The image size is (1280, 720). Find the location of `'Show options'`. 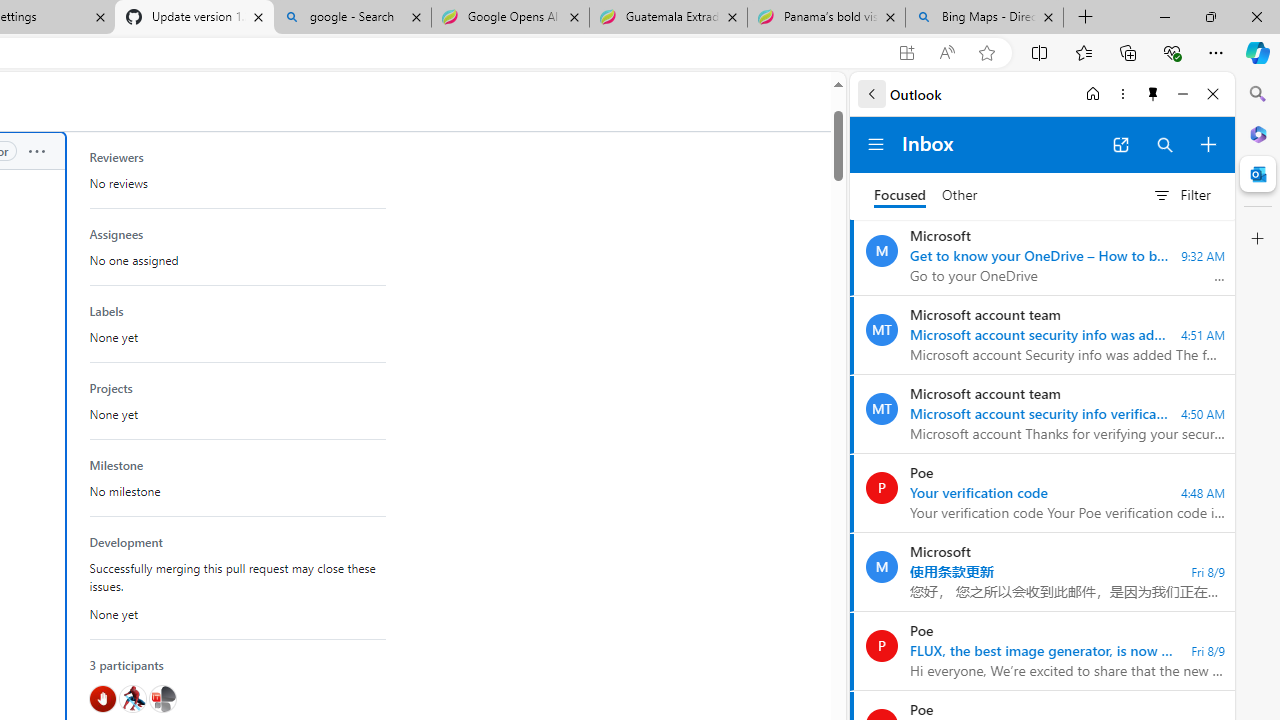

'Show options' is located at coordinates (36, 150).